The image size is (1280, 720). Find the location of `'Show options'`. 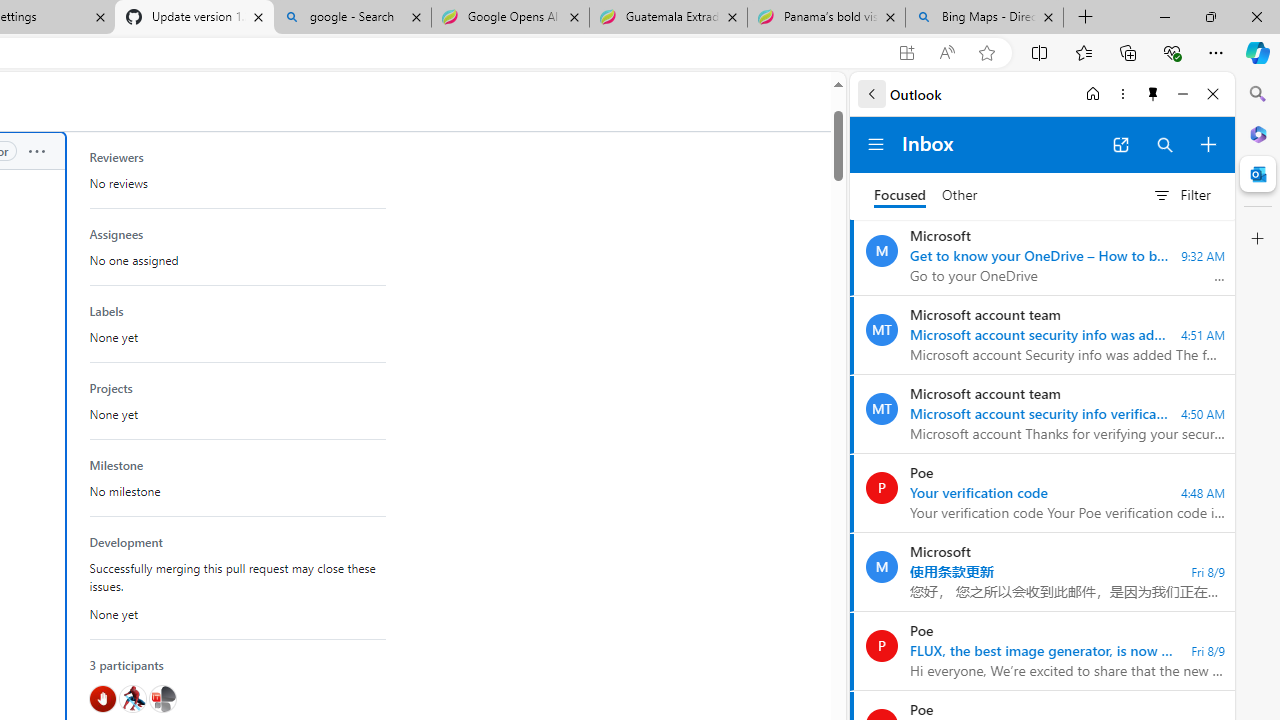

'Show options' is located at coordinates (36, 150).